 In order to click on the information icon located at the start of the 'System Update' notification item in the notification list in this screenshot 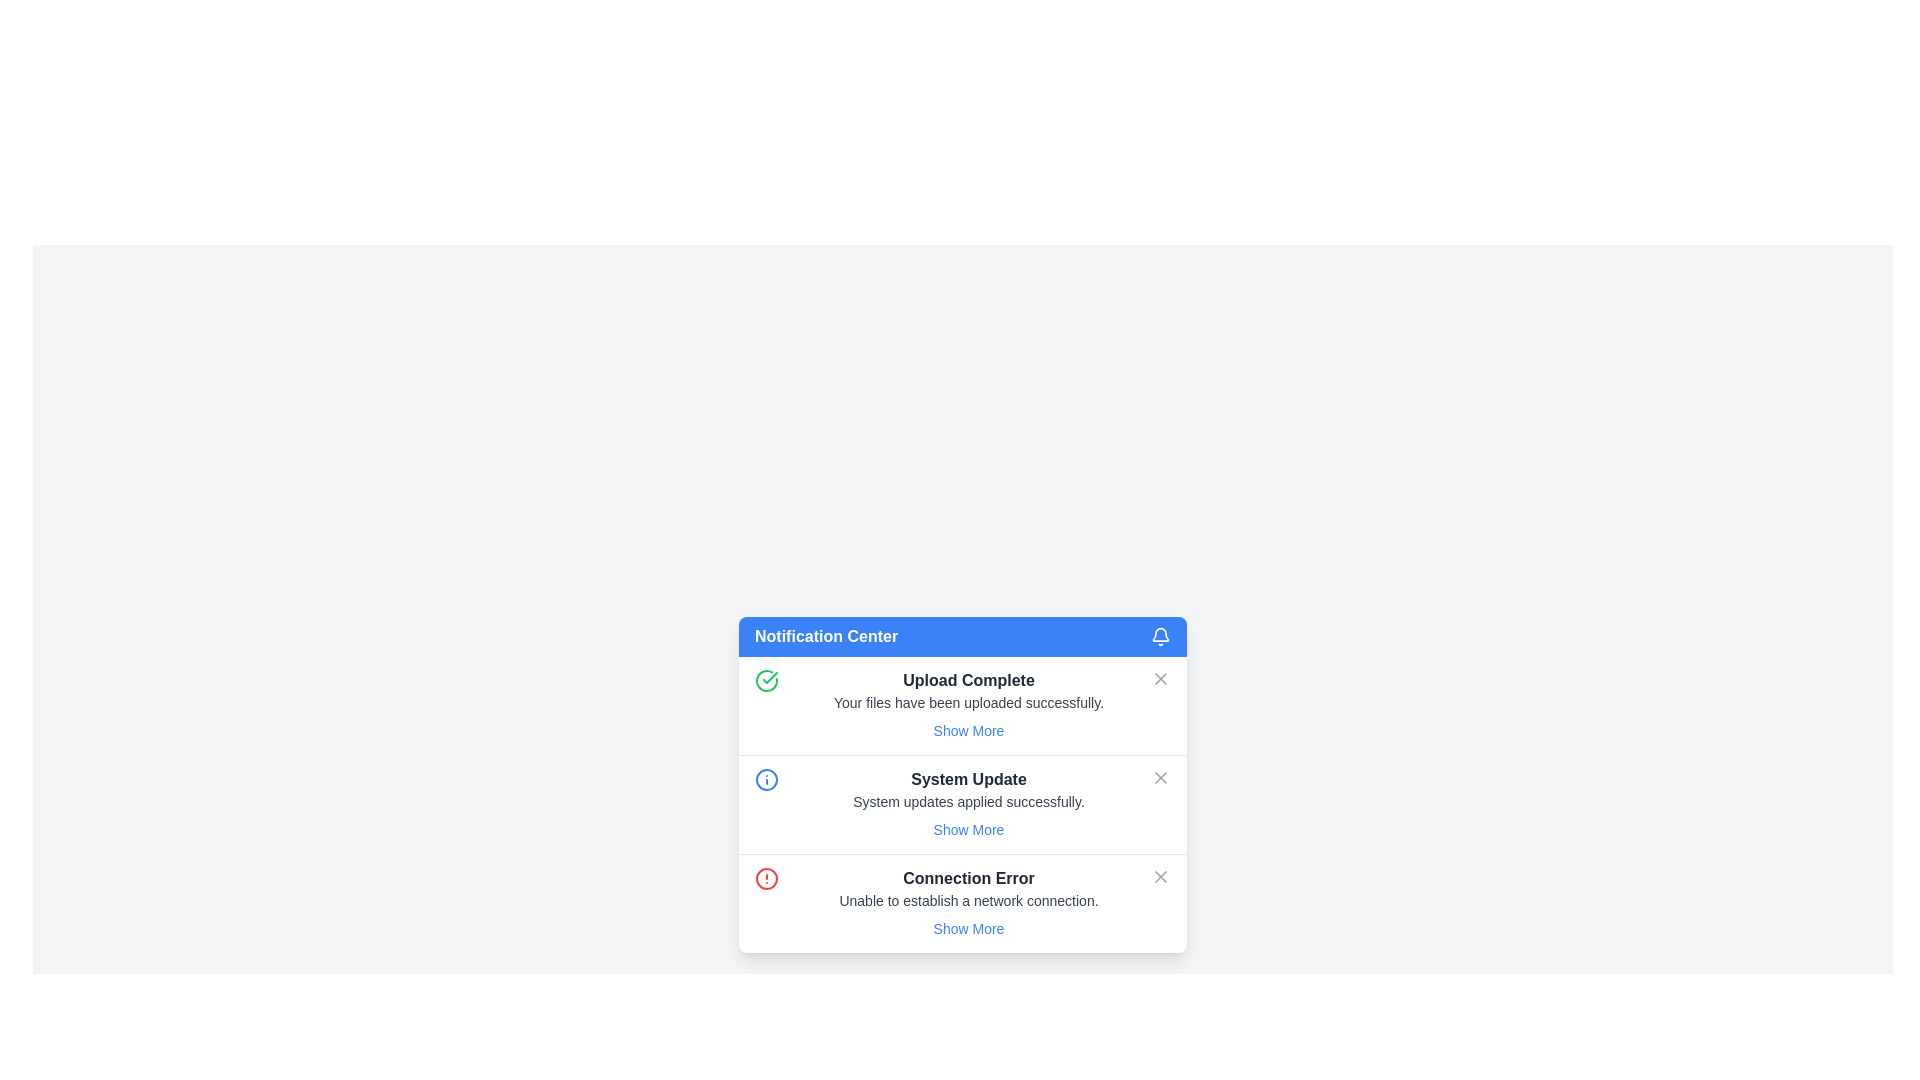, I will do `click(766, 778)`.